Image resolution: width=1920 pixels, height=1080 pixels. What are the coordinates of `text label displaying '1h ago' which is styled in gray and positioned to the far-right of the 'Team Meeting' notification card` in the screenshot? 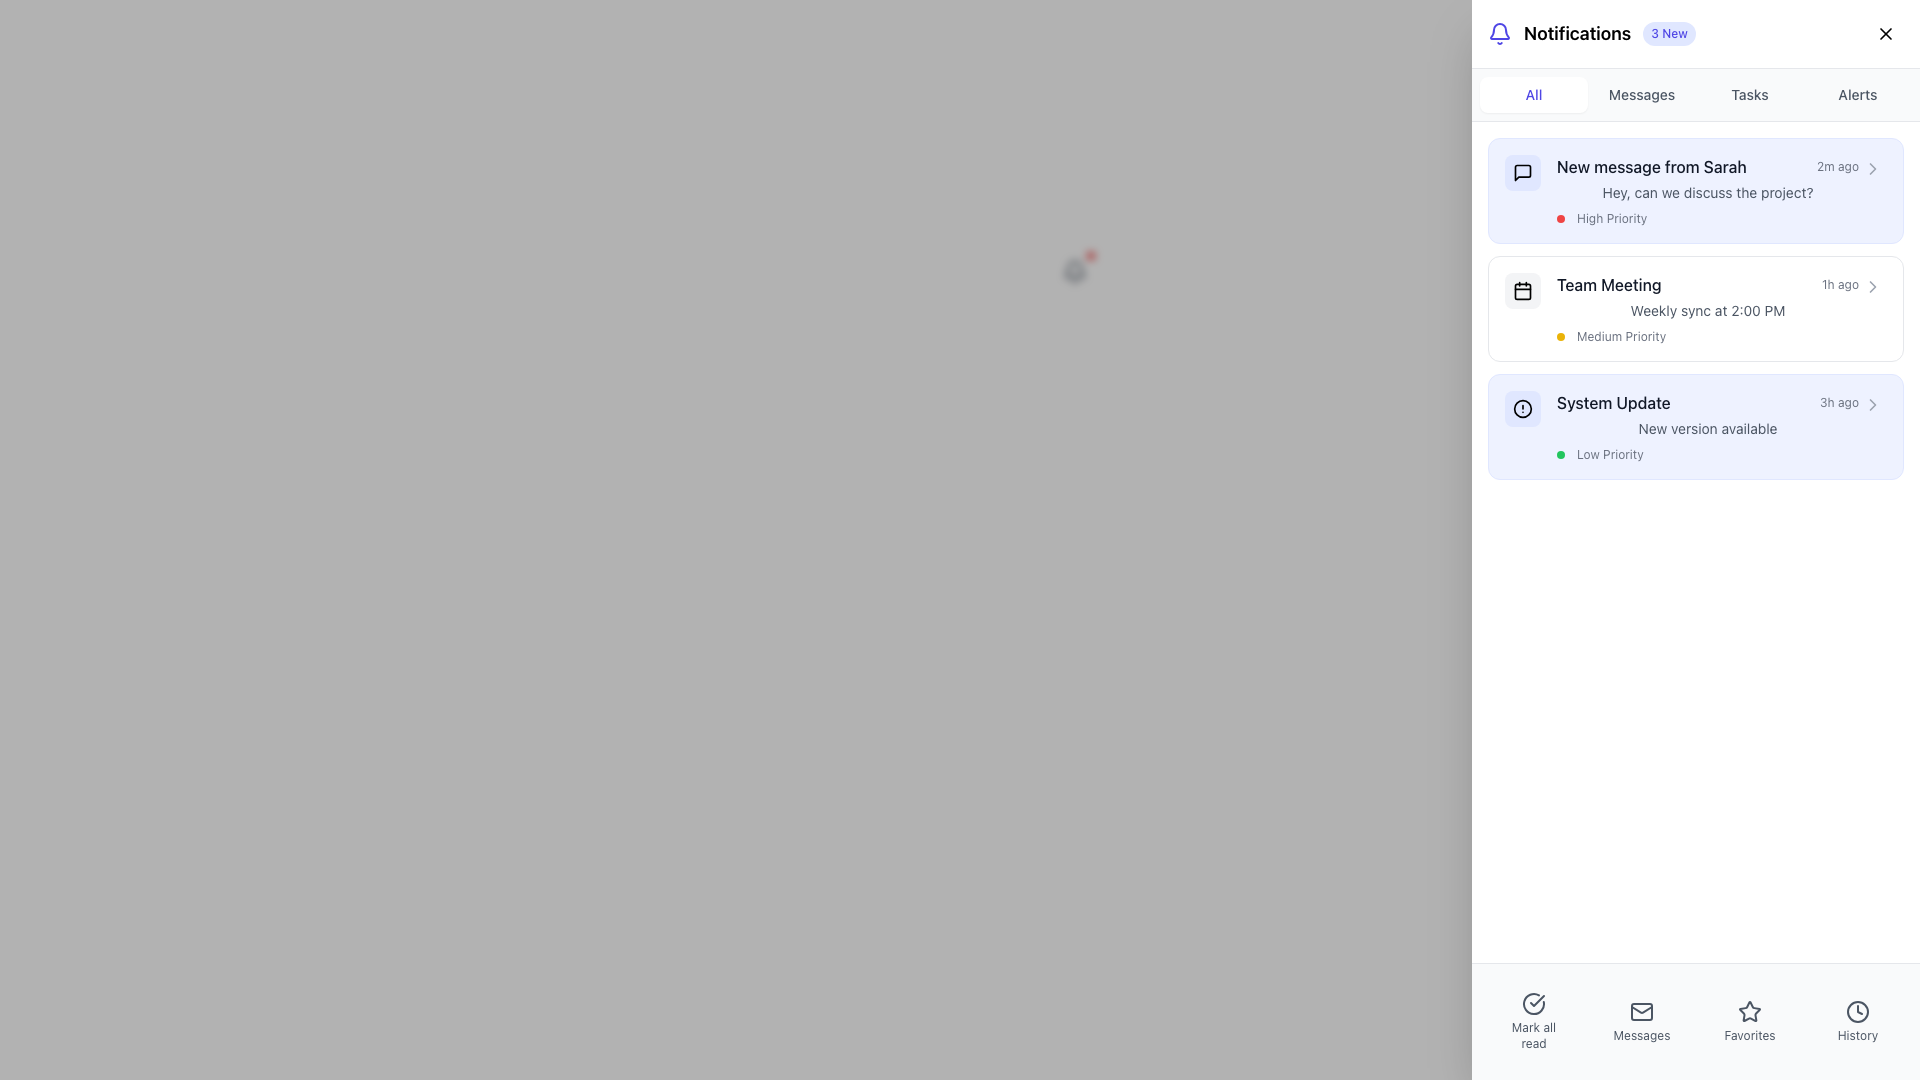 It's located at (1840, 285).